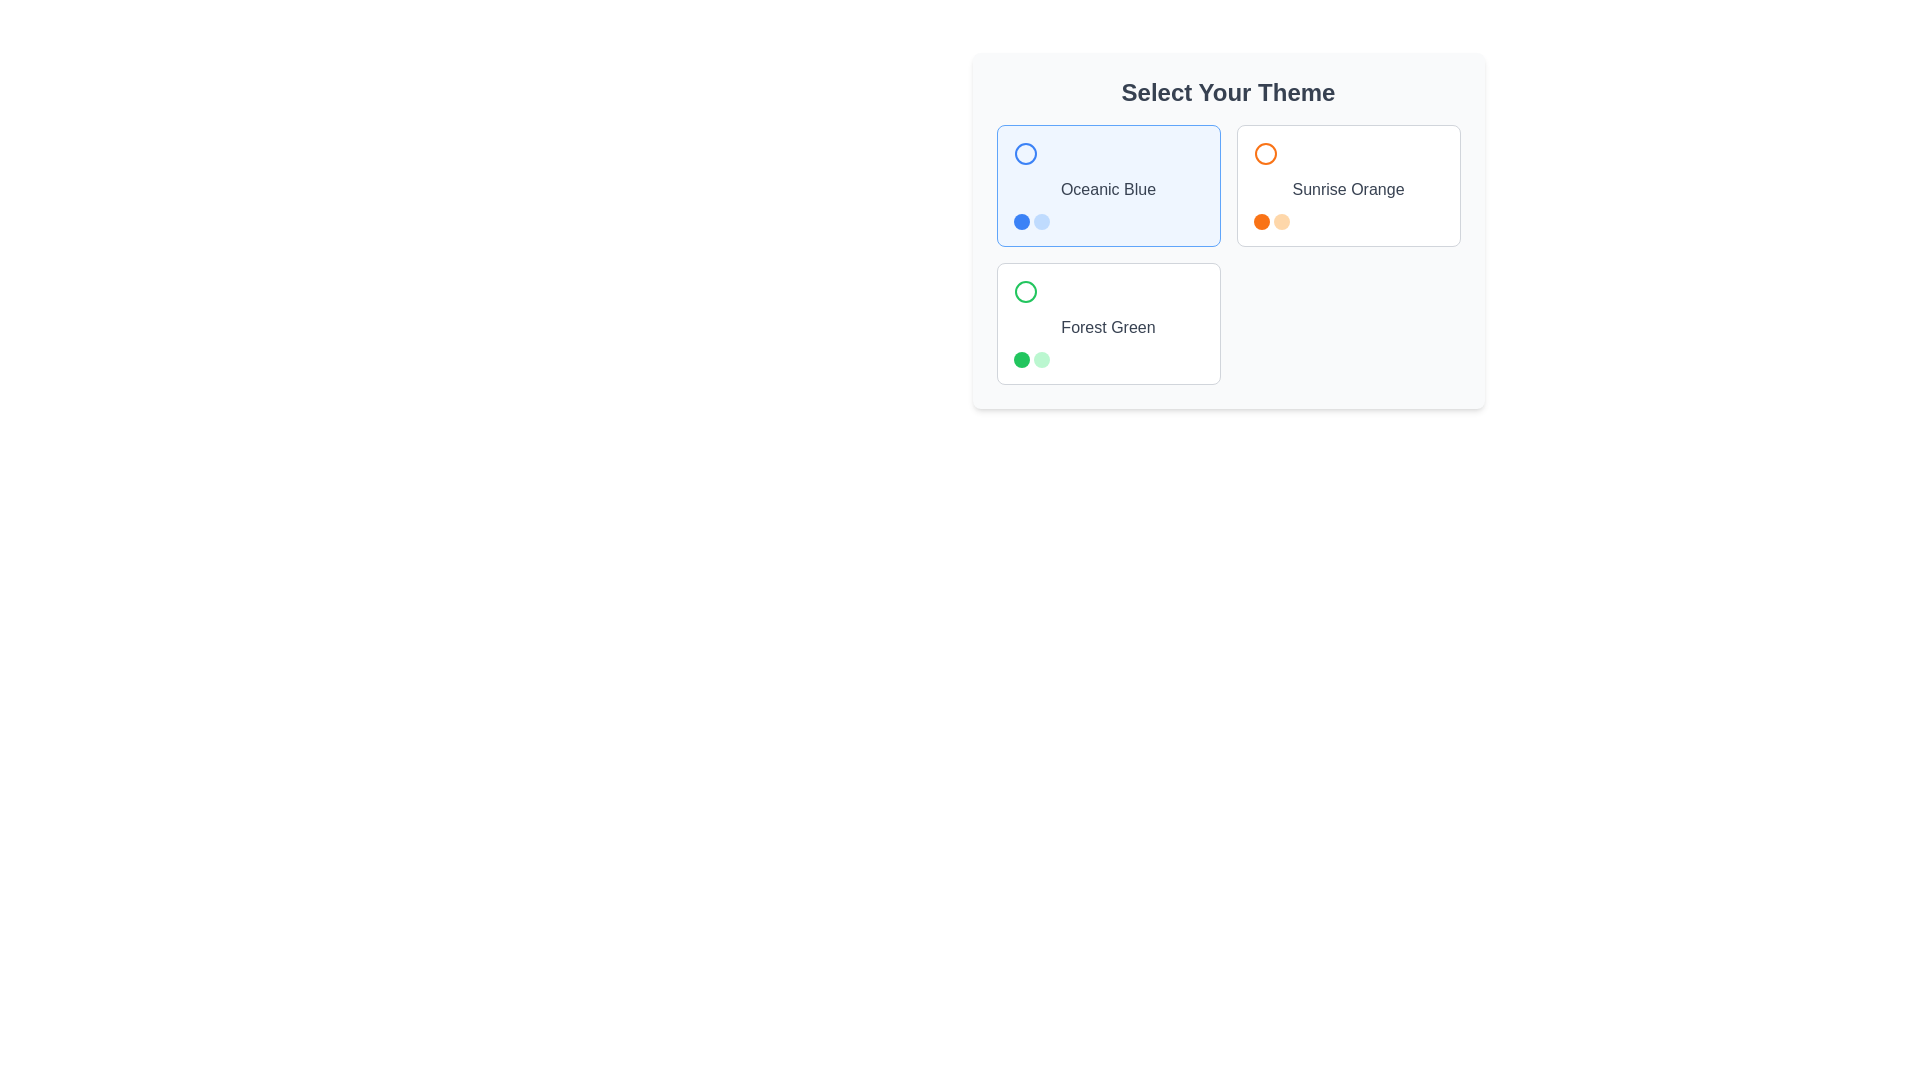  What do you see at coordinates (1025, 292) in the screenshot?
I see `the SVG Circle that represents the 'Forest Green' theme visually, located at the bottom-left corner of the theme selection dialog` at bounding box center [1025, 292].